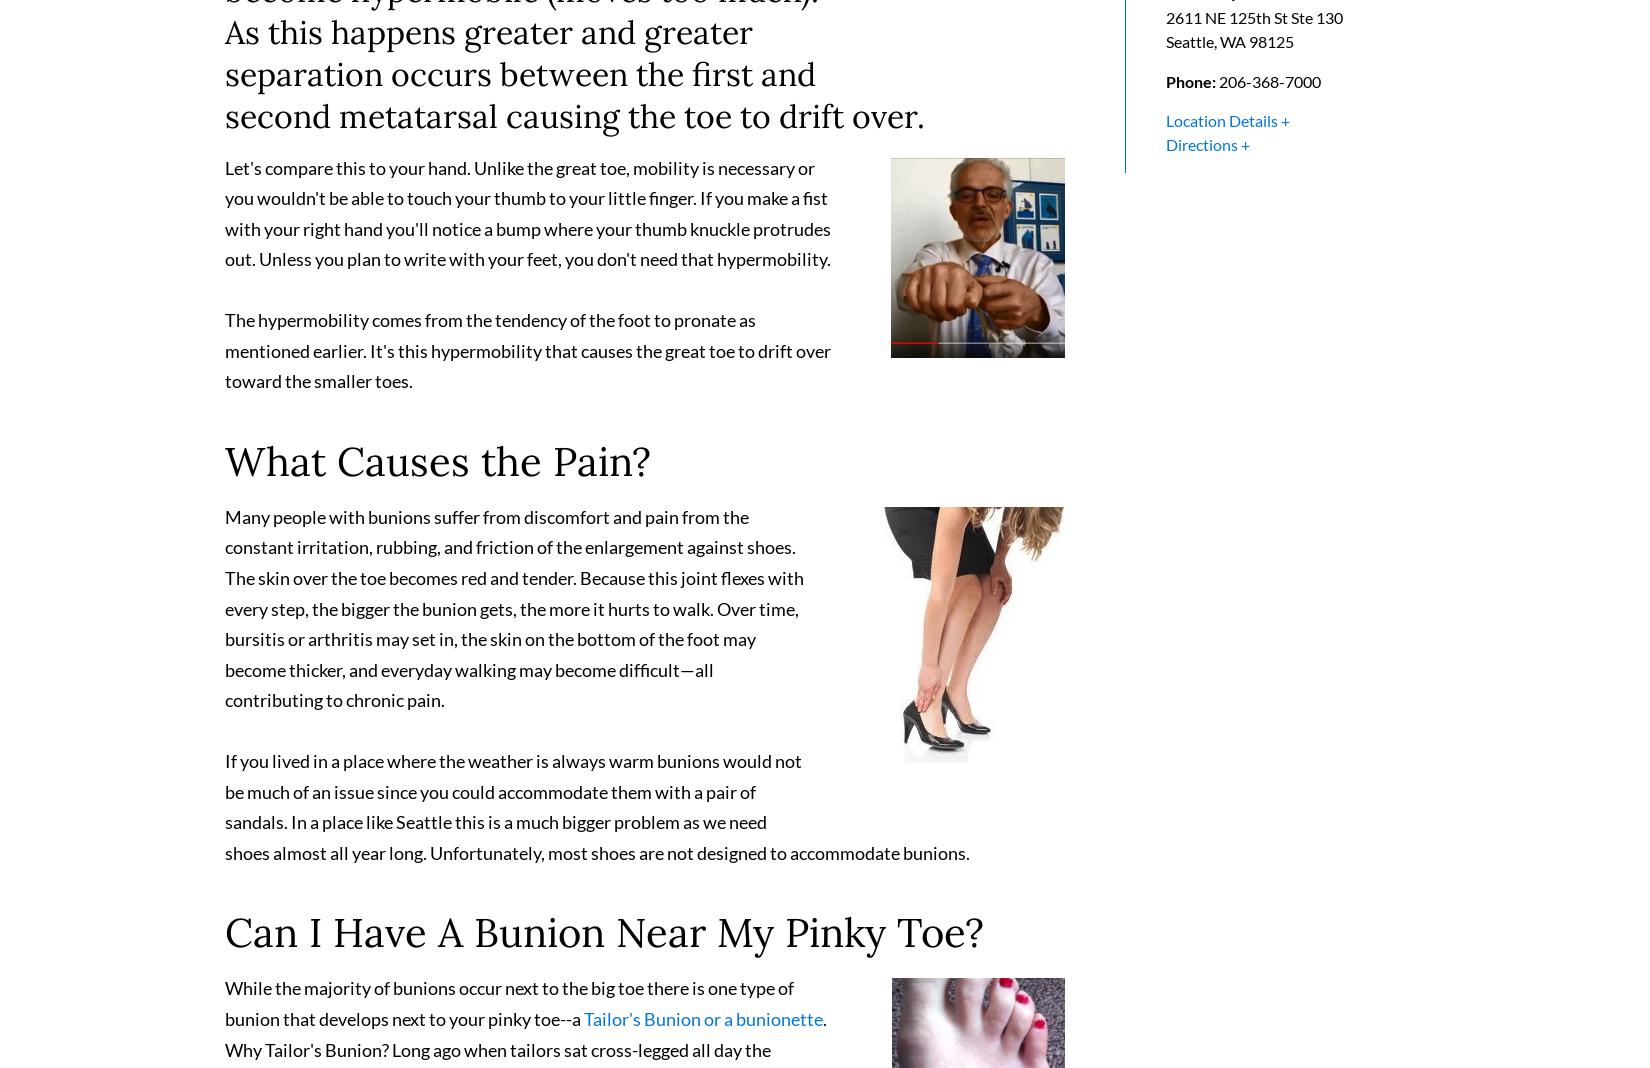 The height and width of the screenshot is (1068, 1650). What do you see at coordinates (603, 941) in the screenshot?
I see `'Can I Have A Bunion Near My Pinky Toe?'` at bounding box center [603, 941].